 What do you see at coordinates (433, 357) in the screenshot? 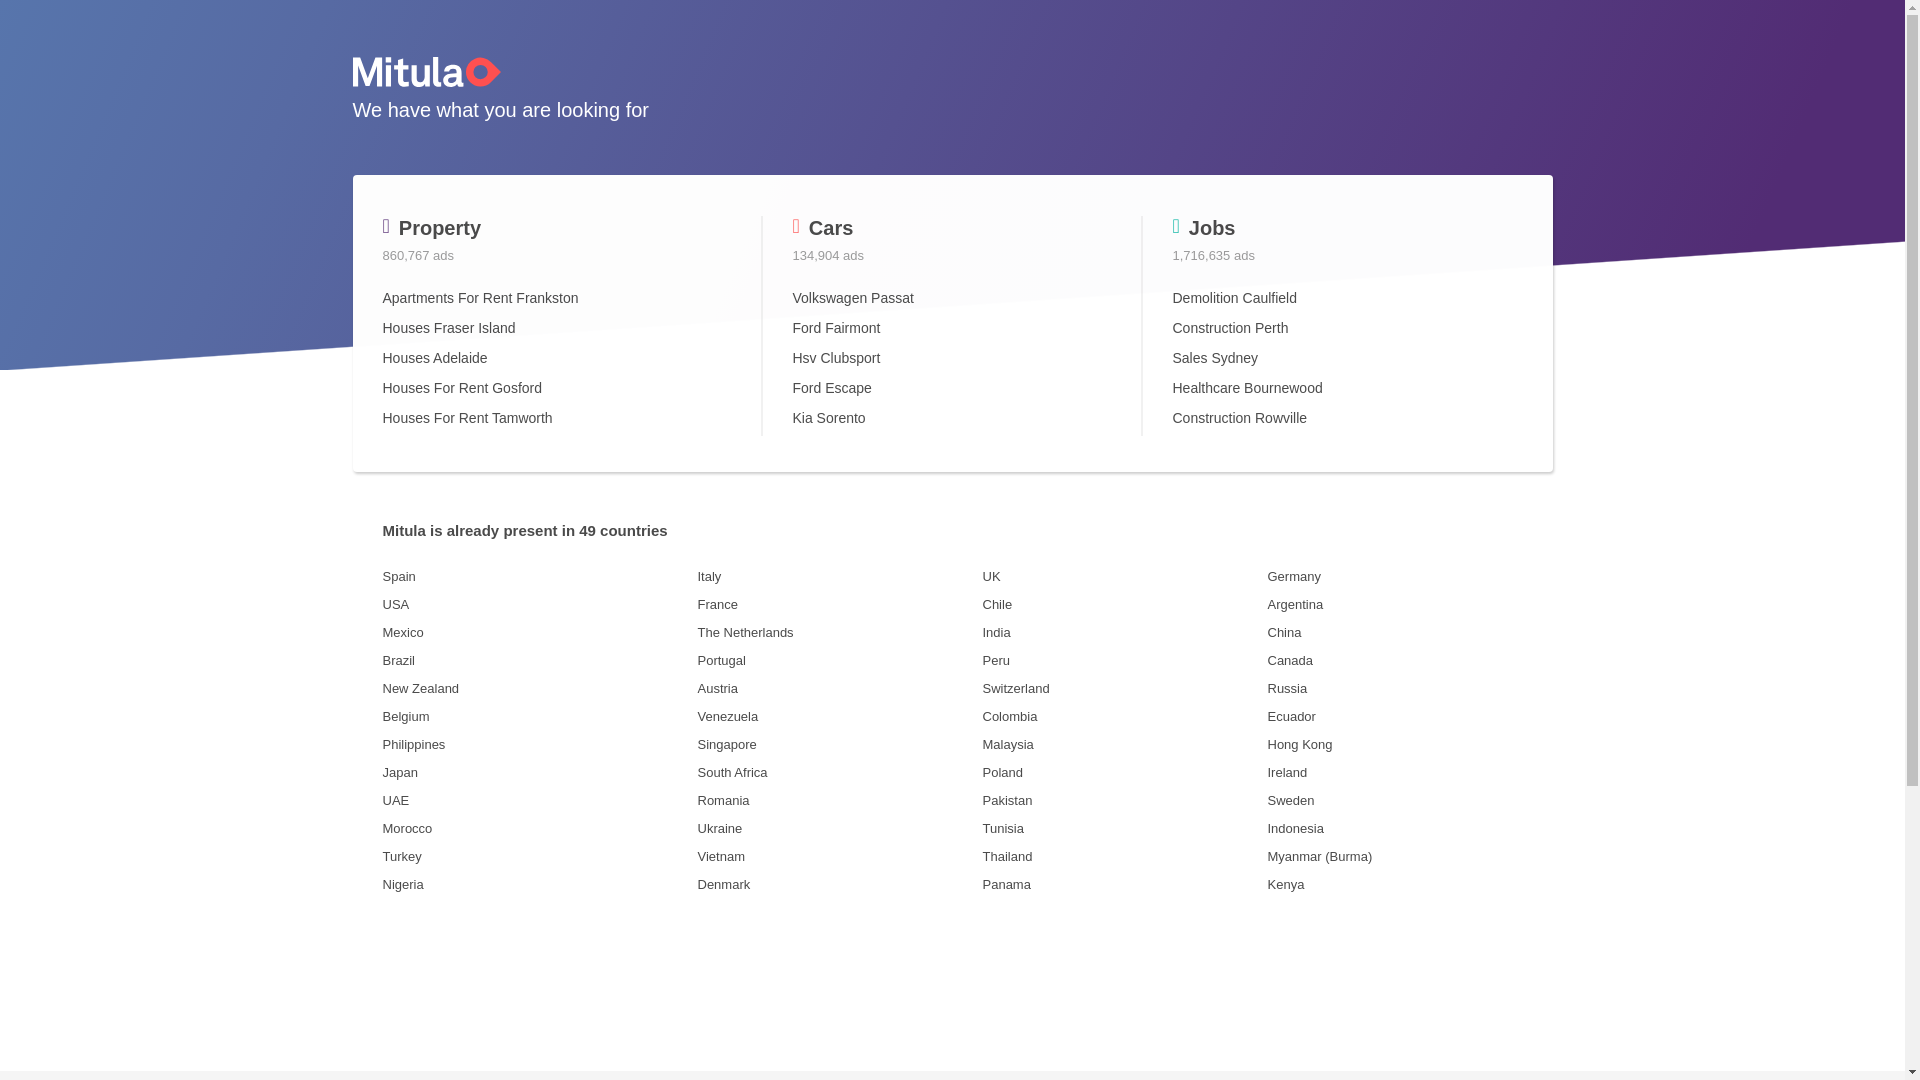
I see `'Houses Adelaide'` at bounding box center [433, 357].